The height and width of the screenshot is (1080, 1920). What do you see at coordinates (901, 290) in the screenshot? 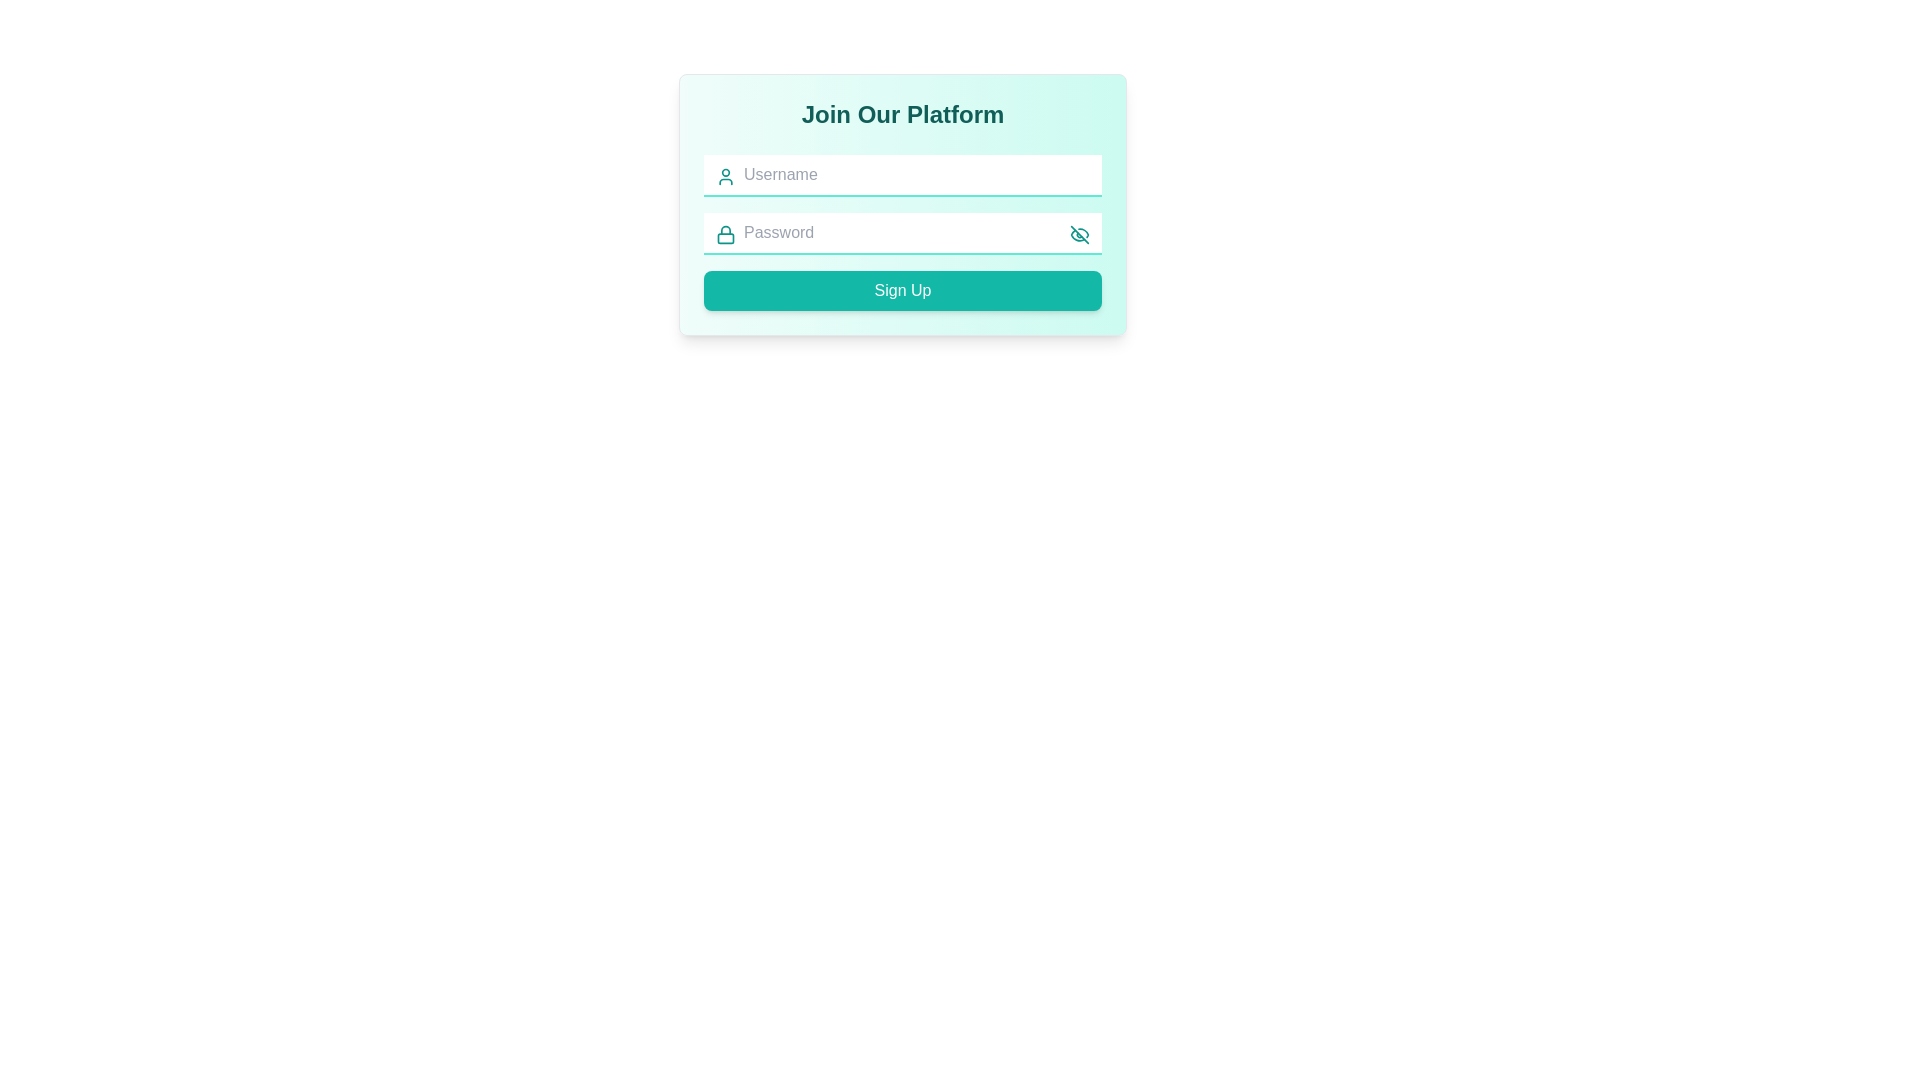
I see `the sign-up button located at the bottom of the form` at bounding box center [901, 290].